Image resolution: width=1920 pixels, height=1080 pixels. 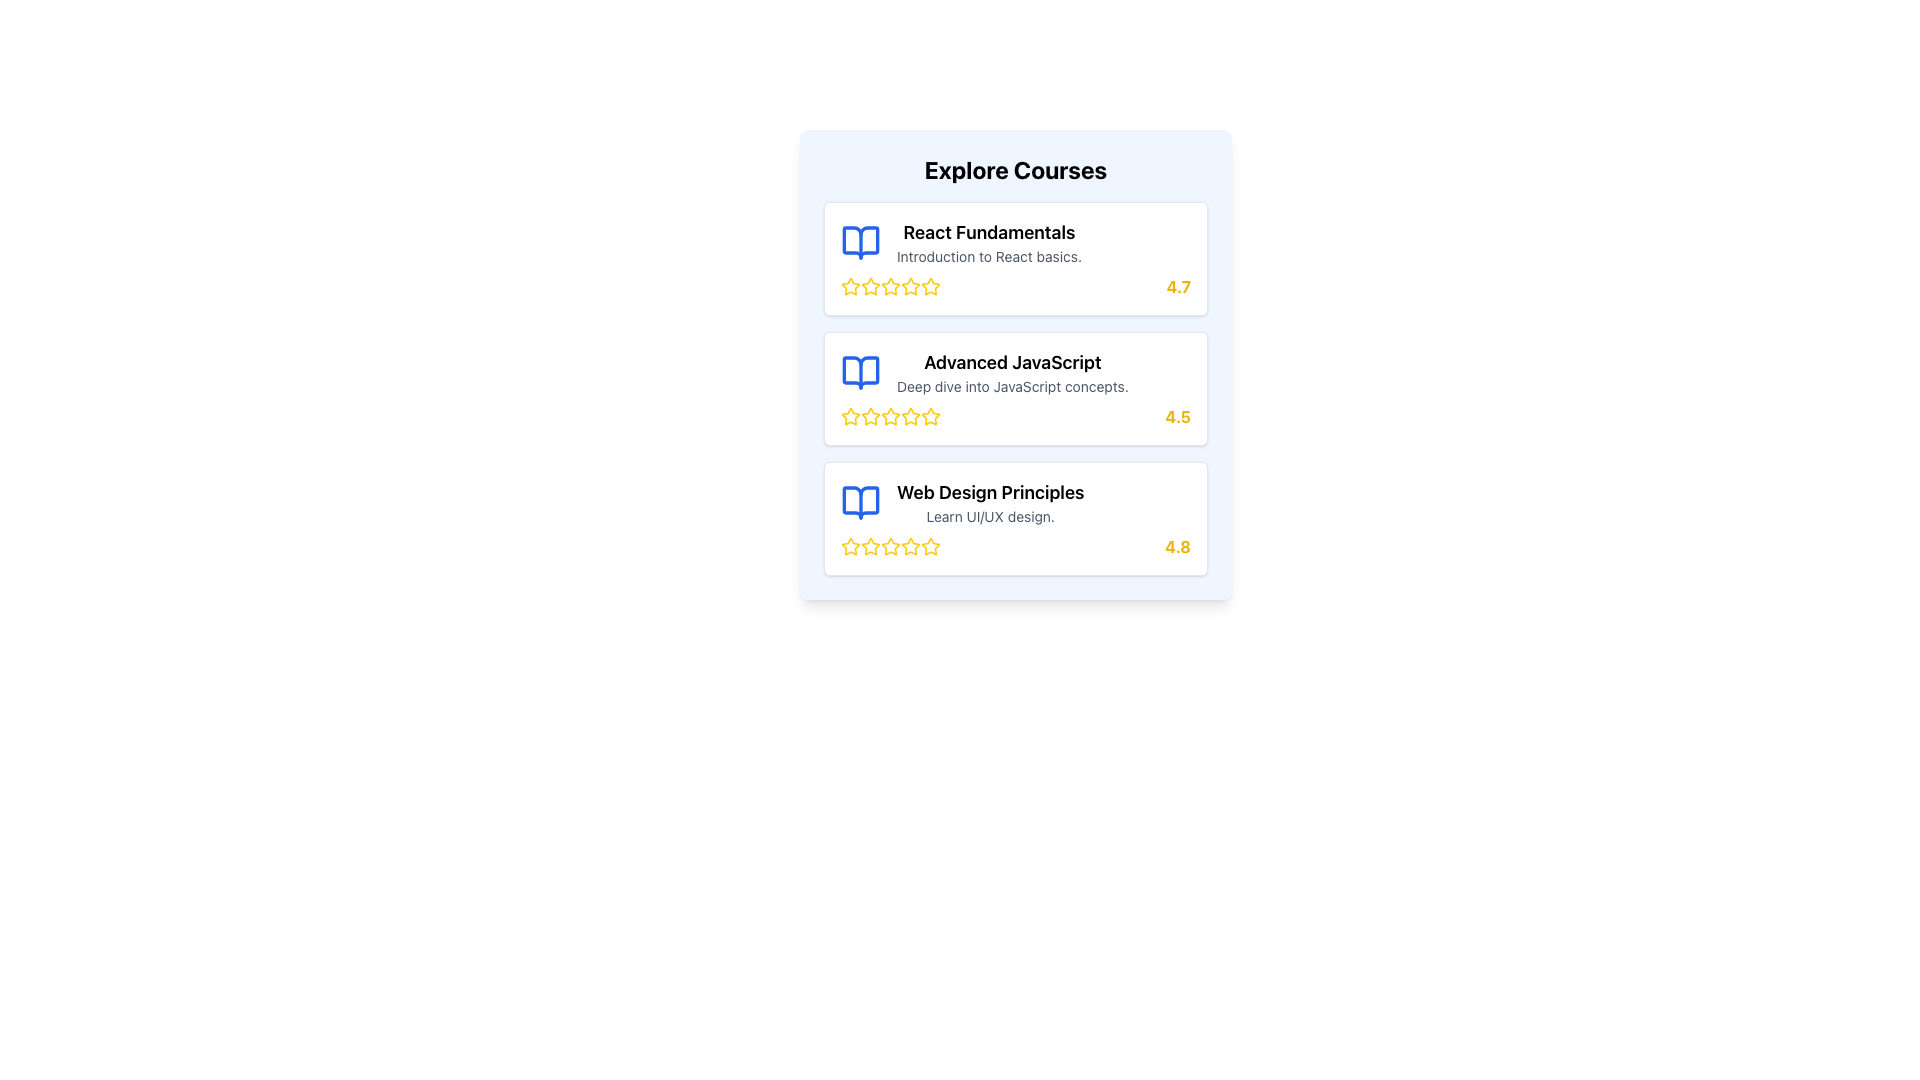 I want to click on the text label displaying '4.7' in bold yellow, located at the top-right corner of the first course's section, following the star icons, so click(x=1178, y=286).